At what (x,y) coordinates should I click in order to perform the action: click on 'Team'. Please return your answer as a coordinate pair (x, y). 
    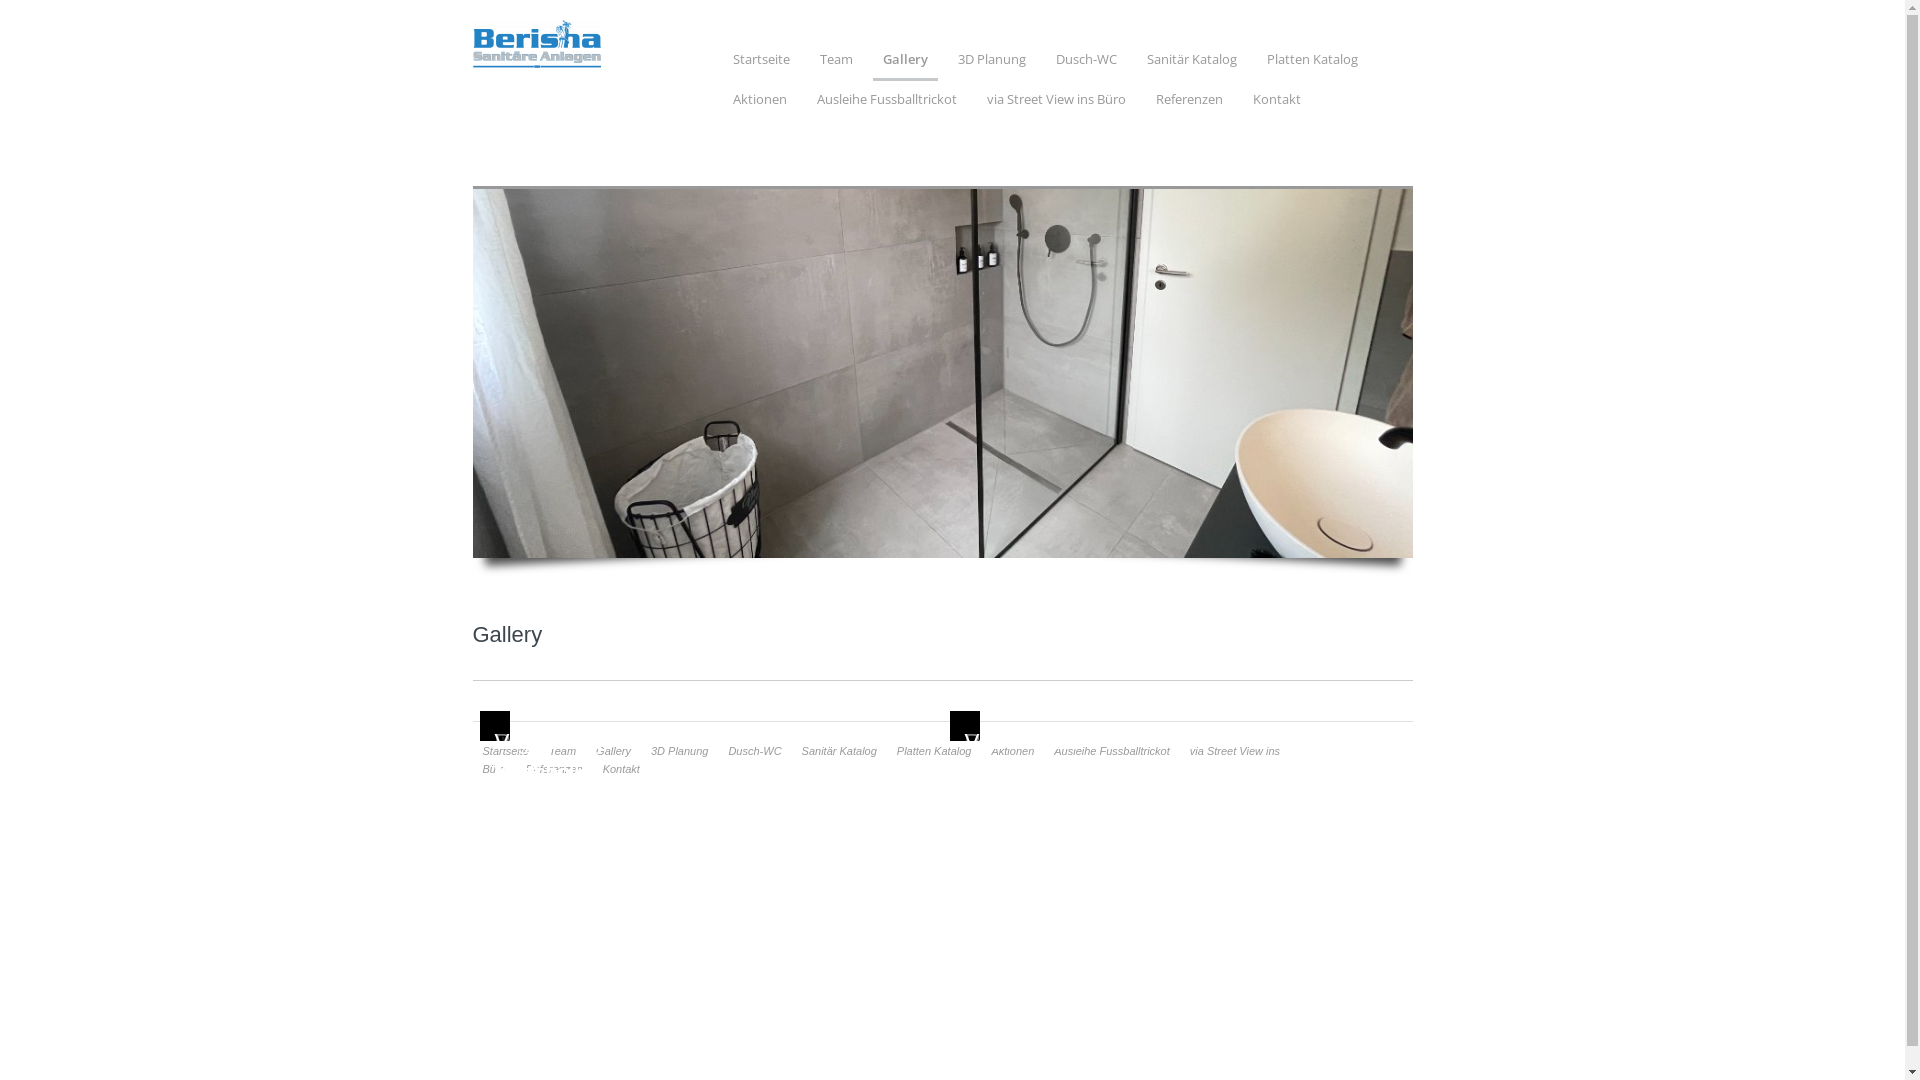
    Looking at the image, I should click on (561, 751).